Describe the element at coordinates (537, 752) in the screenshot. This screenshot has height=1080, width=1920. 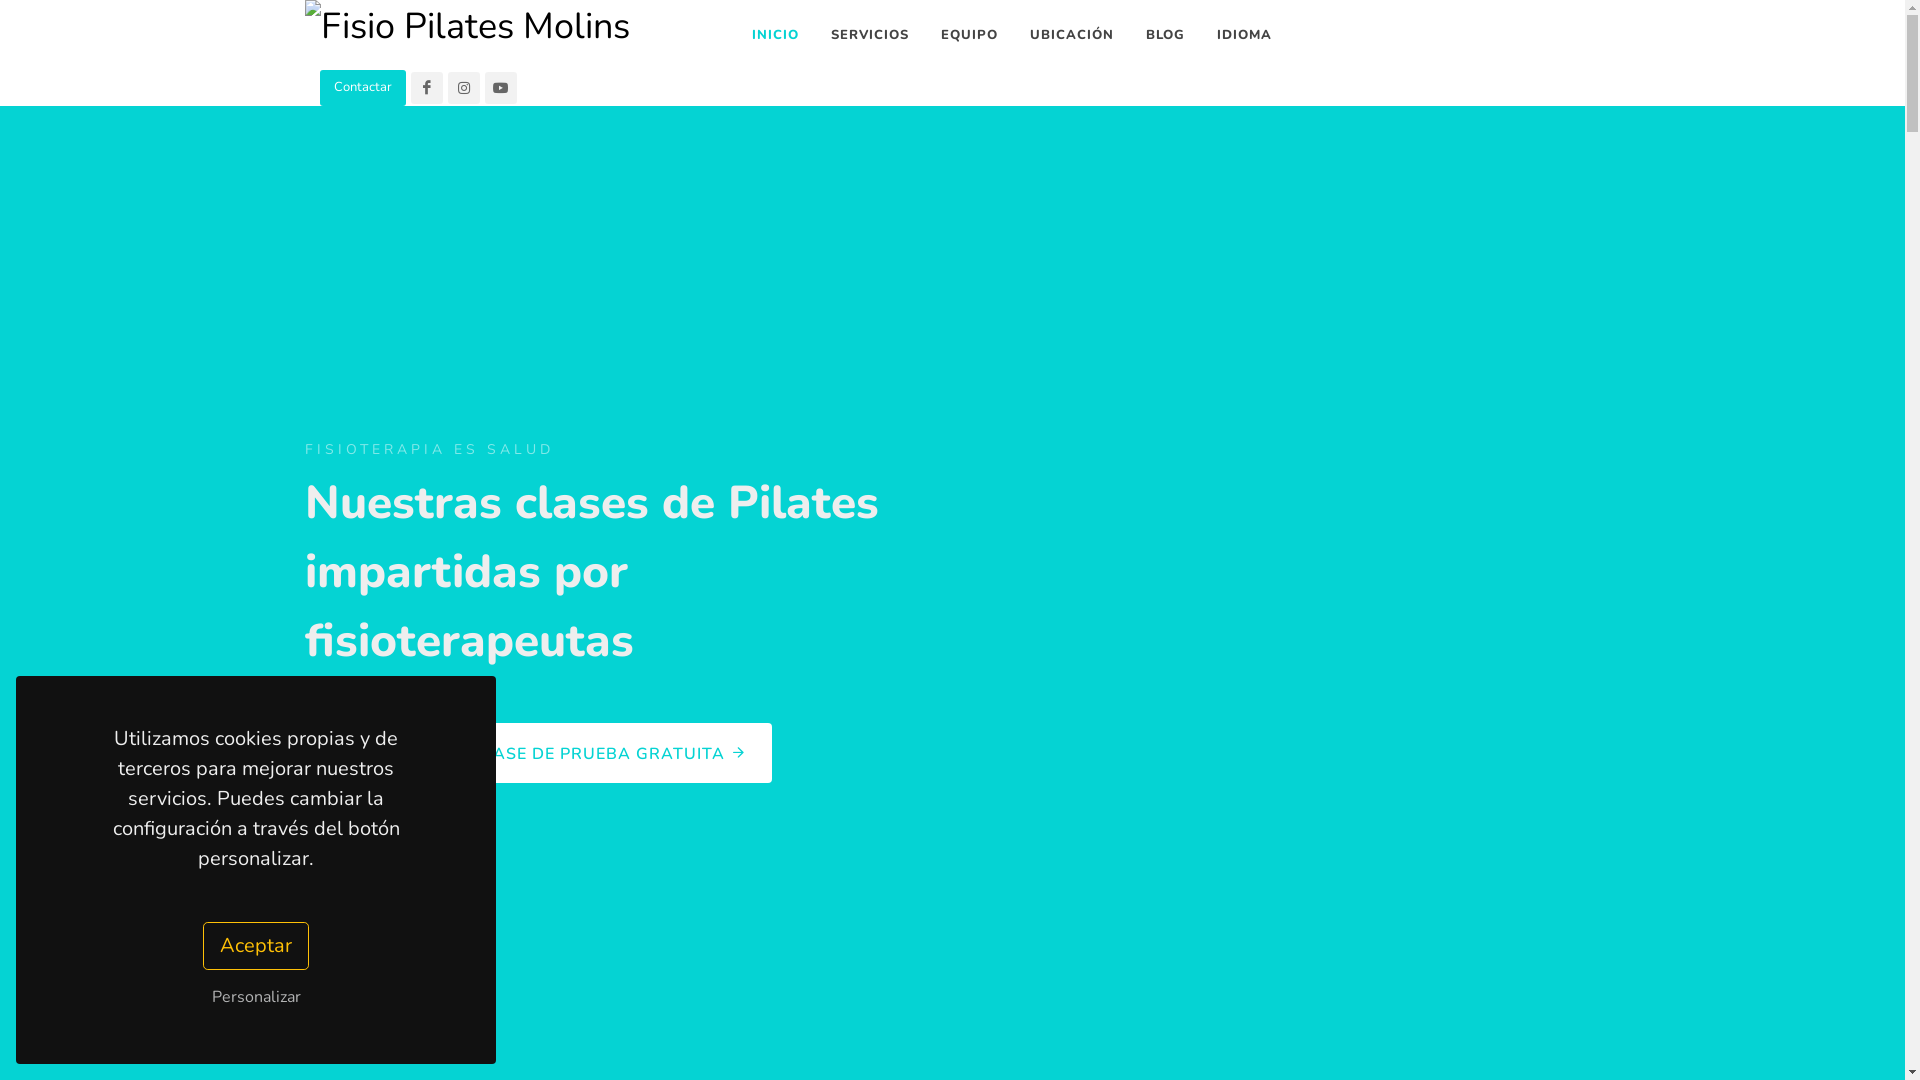
I see `'RESERVA YA TU CLASE DE PRUEBA GRATUITA'` at that location.